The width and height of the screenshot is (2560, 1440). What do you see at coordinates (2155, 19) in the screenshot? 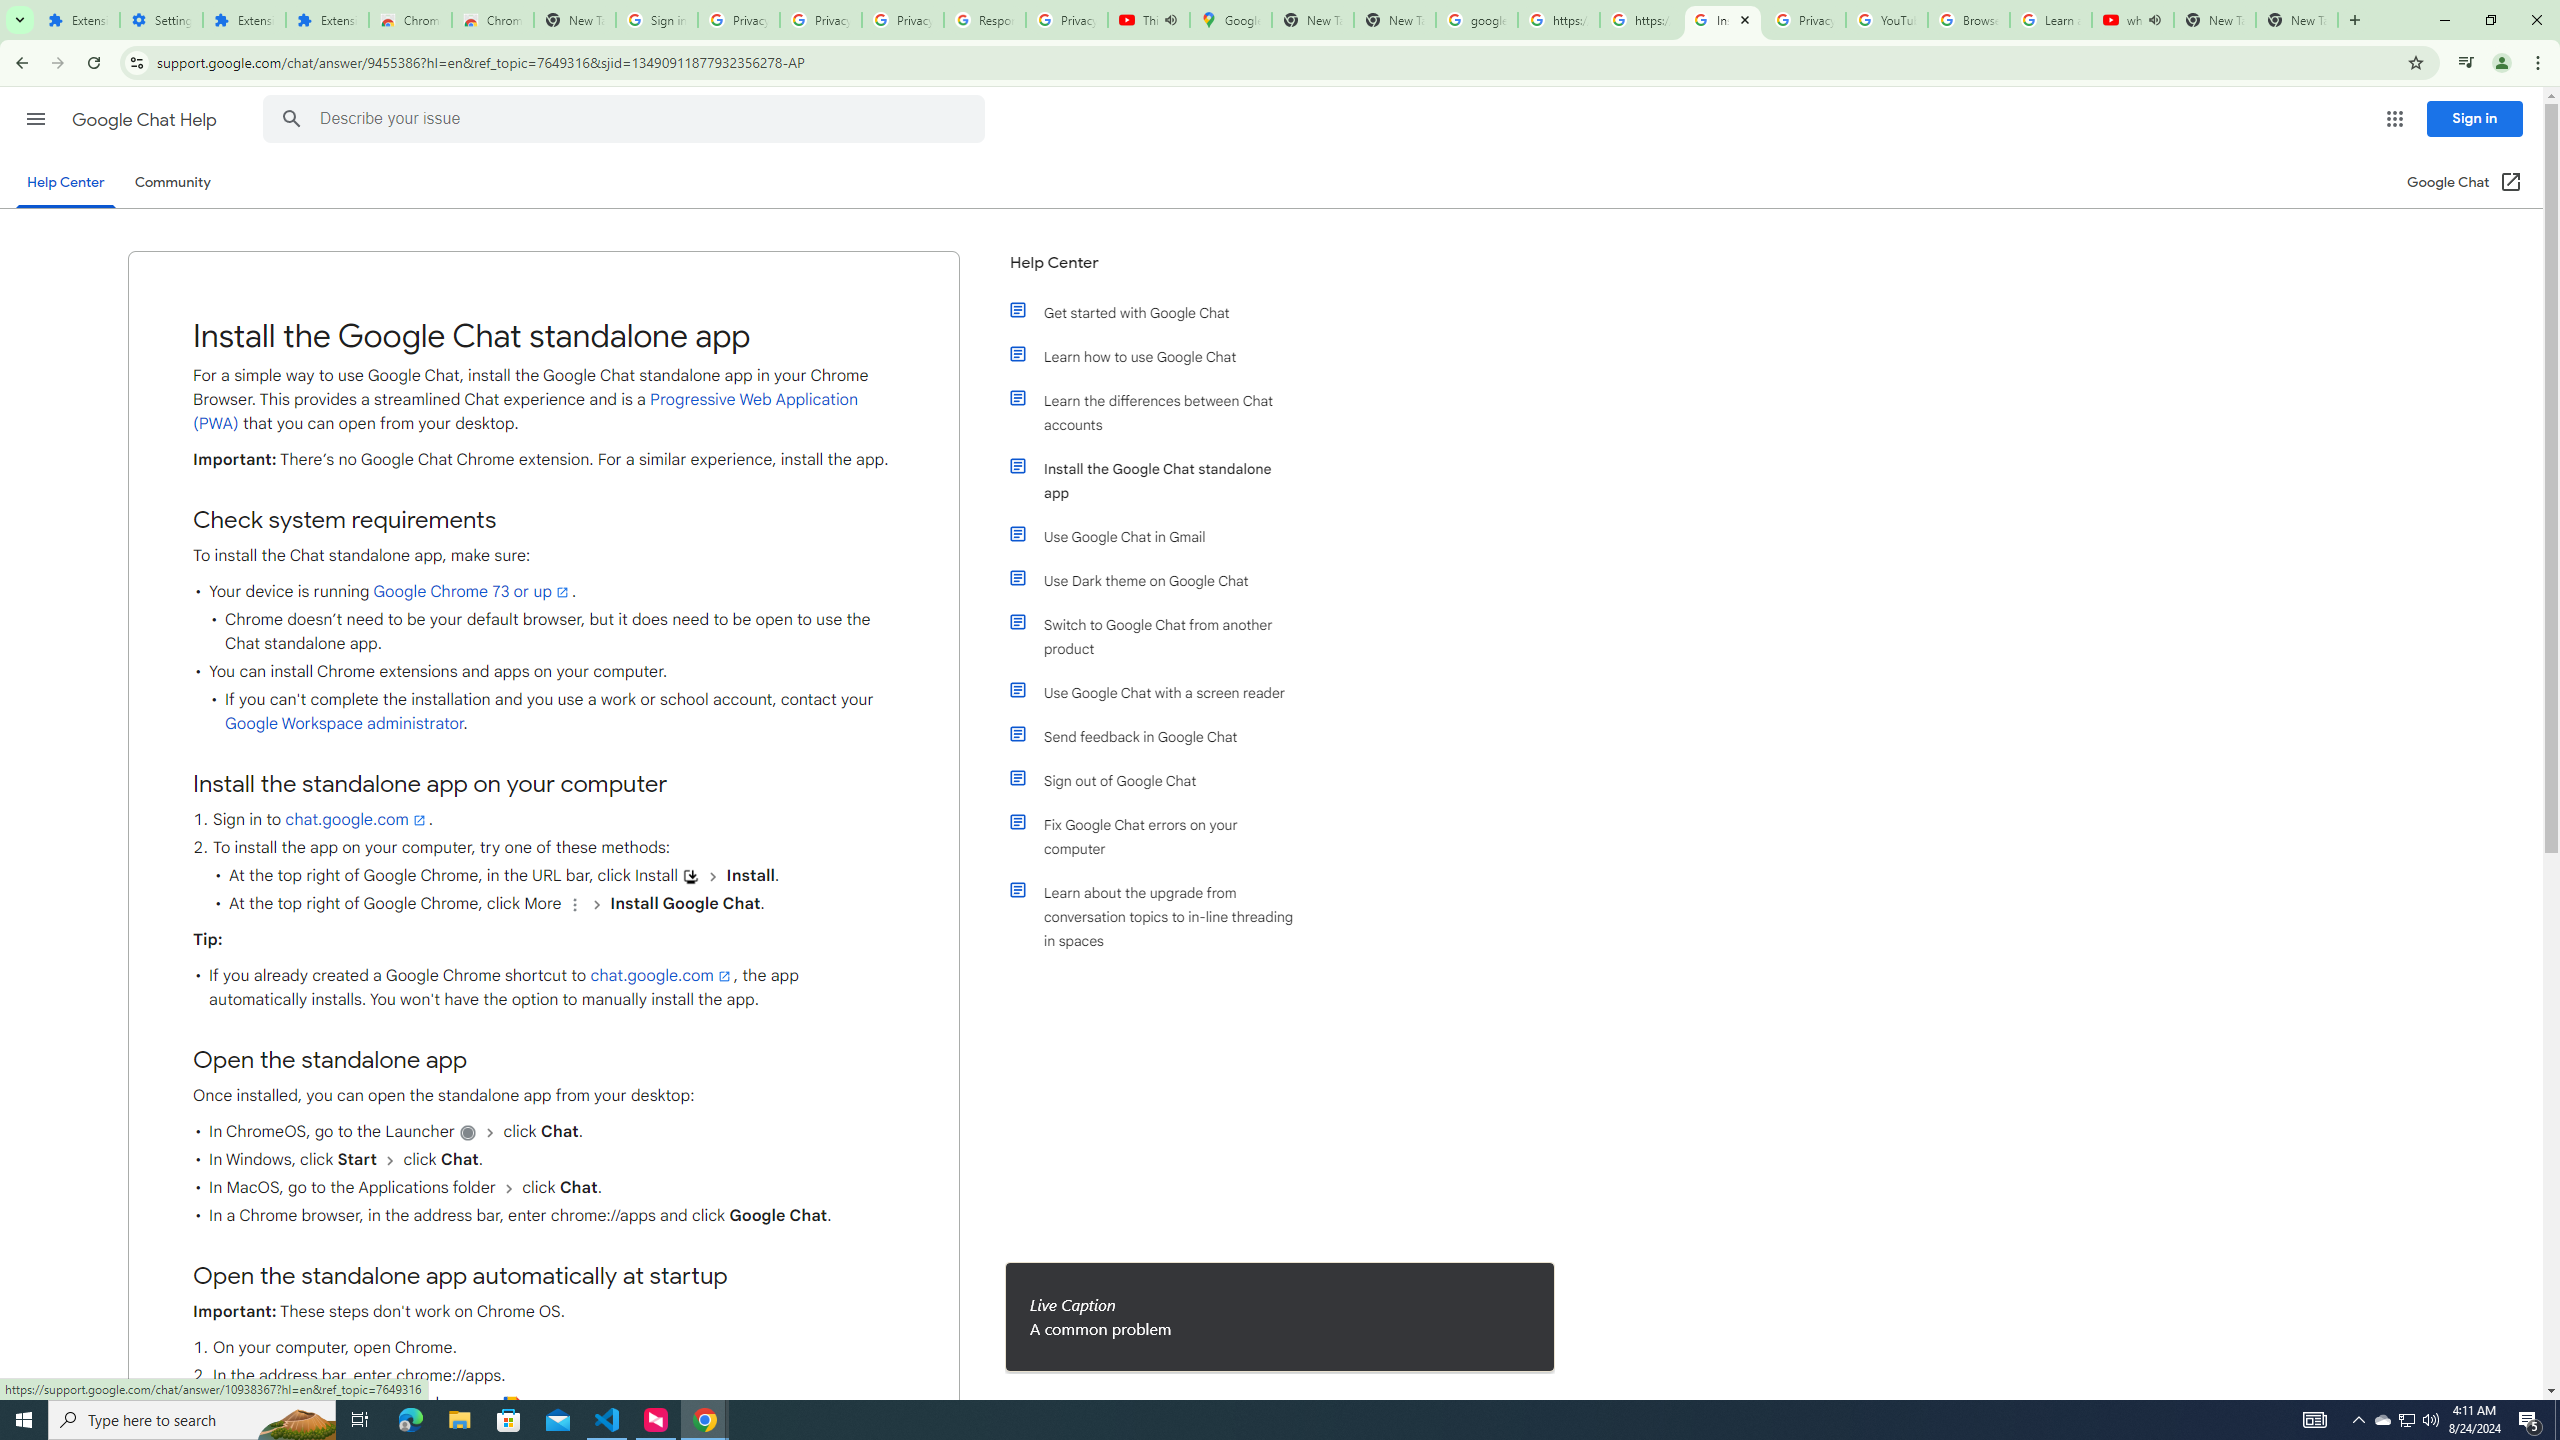
I see `'Mute tab'` at bounding box center [2155, 19].